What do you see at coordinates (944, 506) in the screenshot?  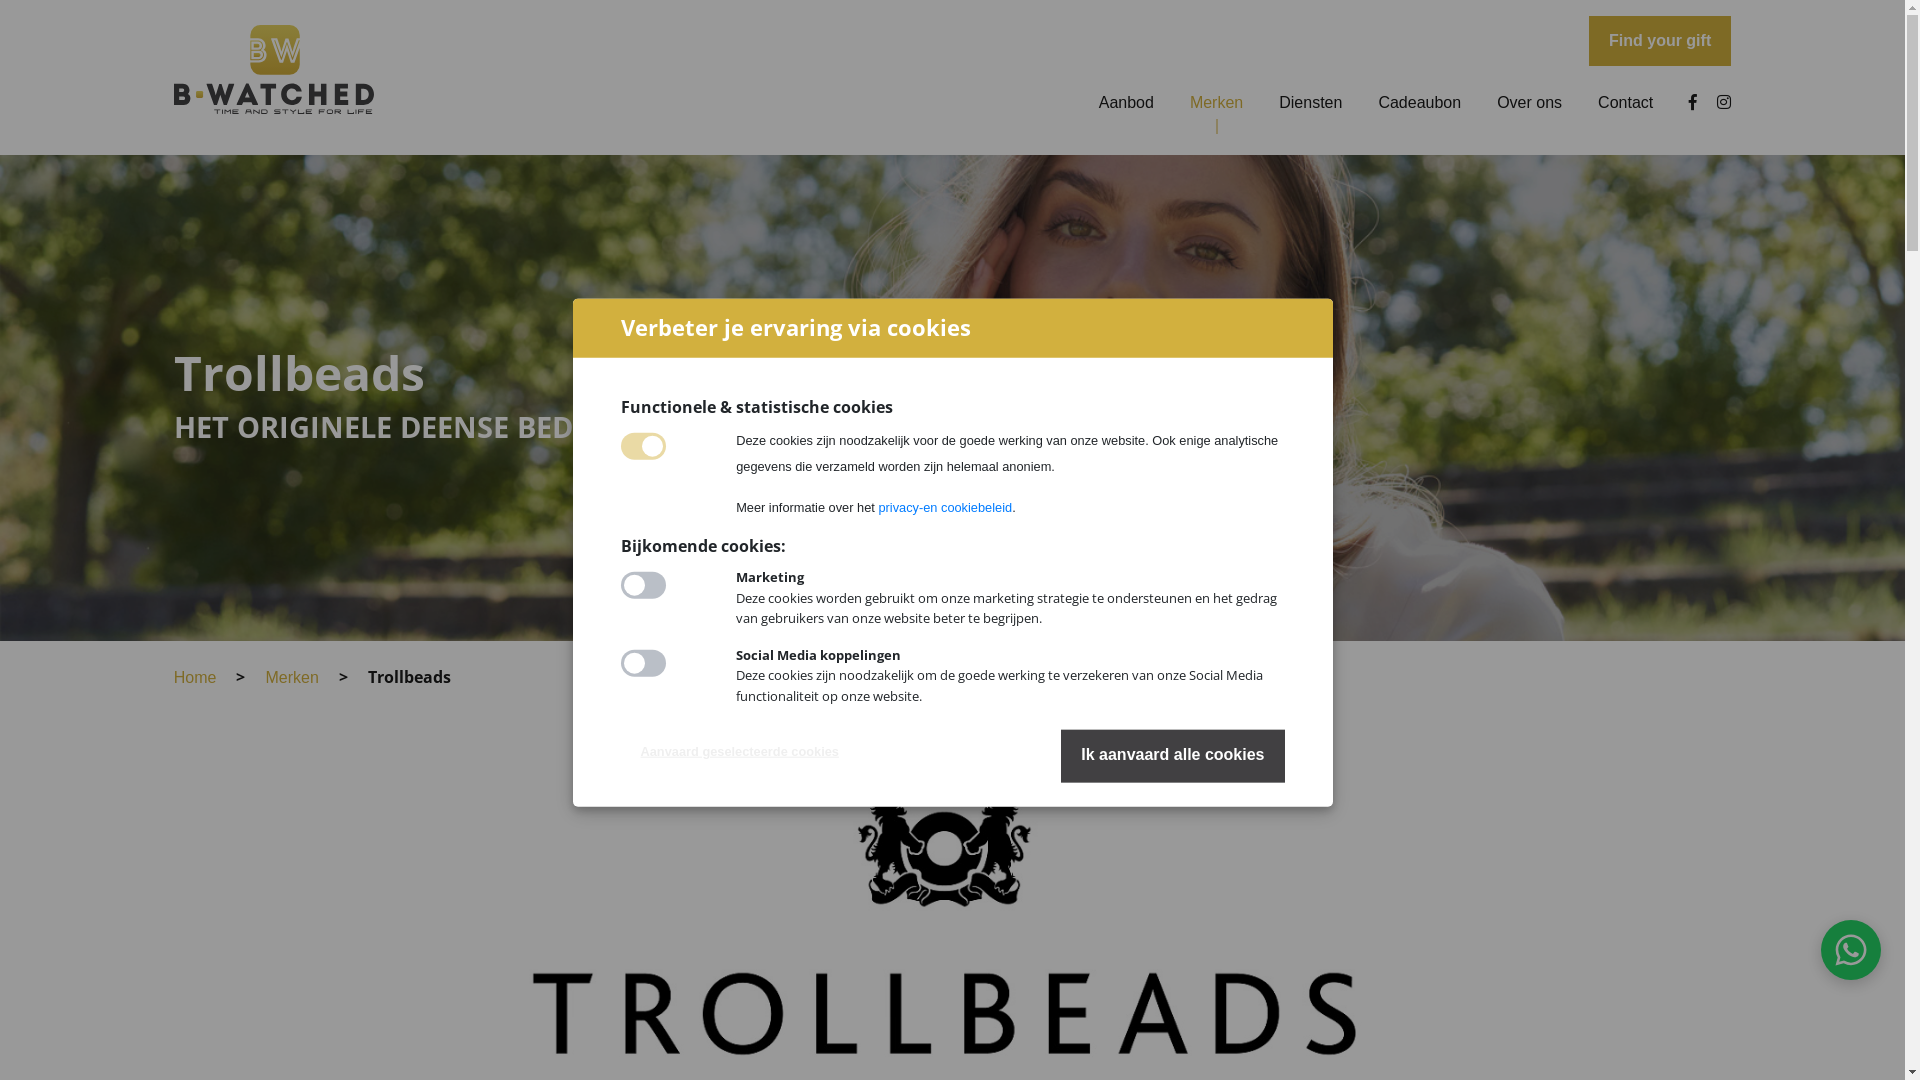 I see `'privacy-en cookiebeleid'` at bounding box center [944, 506].